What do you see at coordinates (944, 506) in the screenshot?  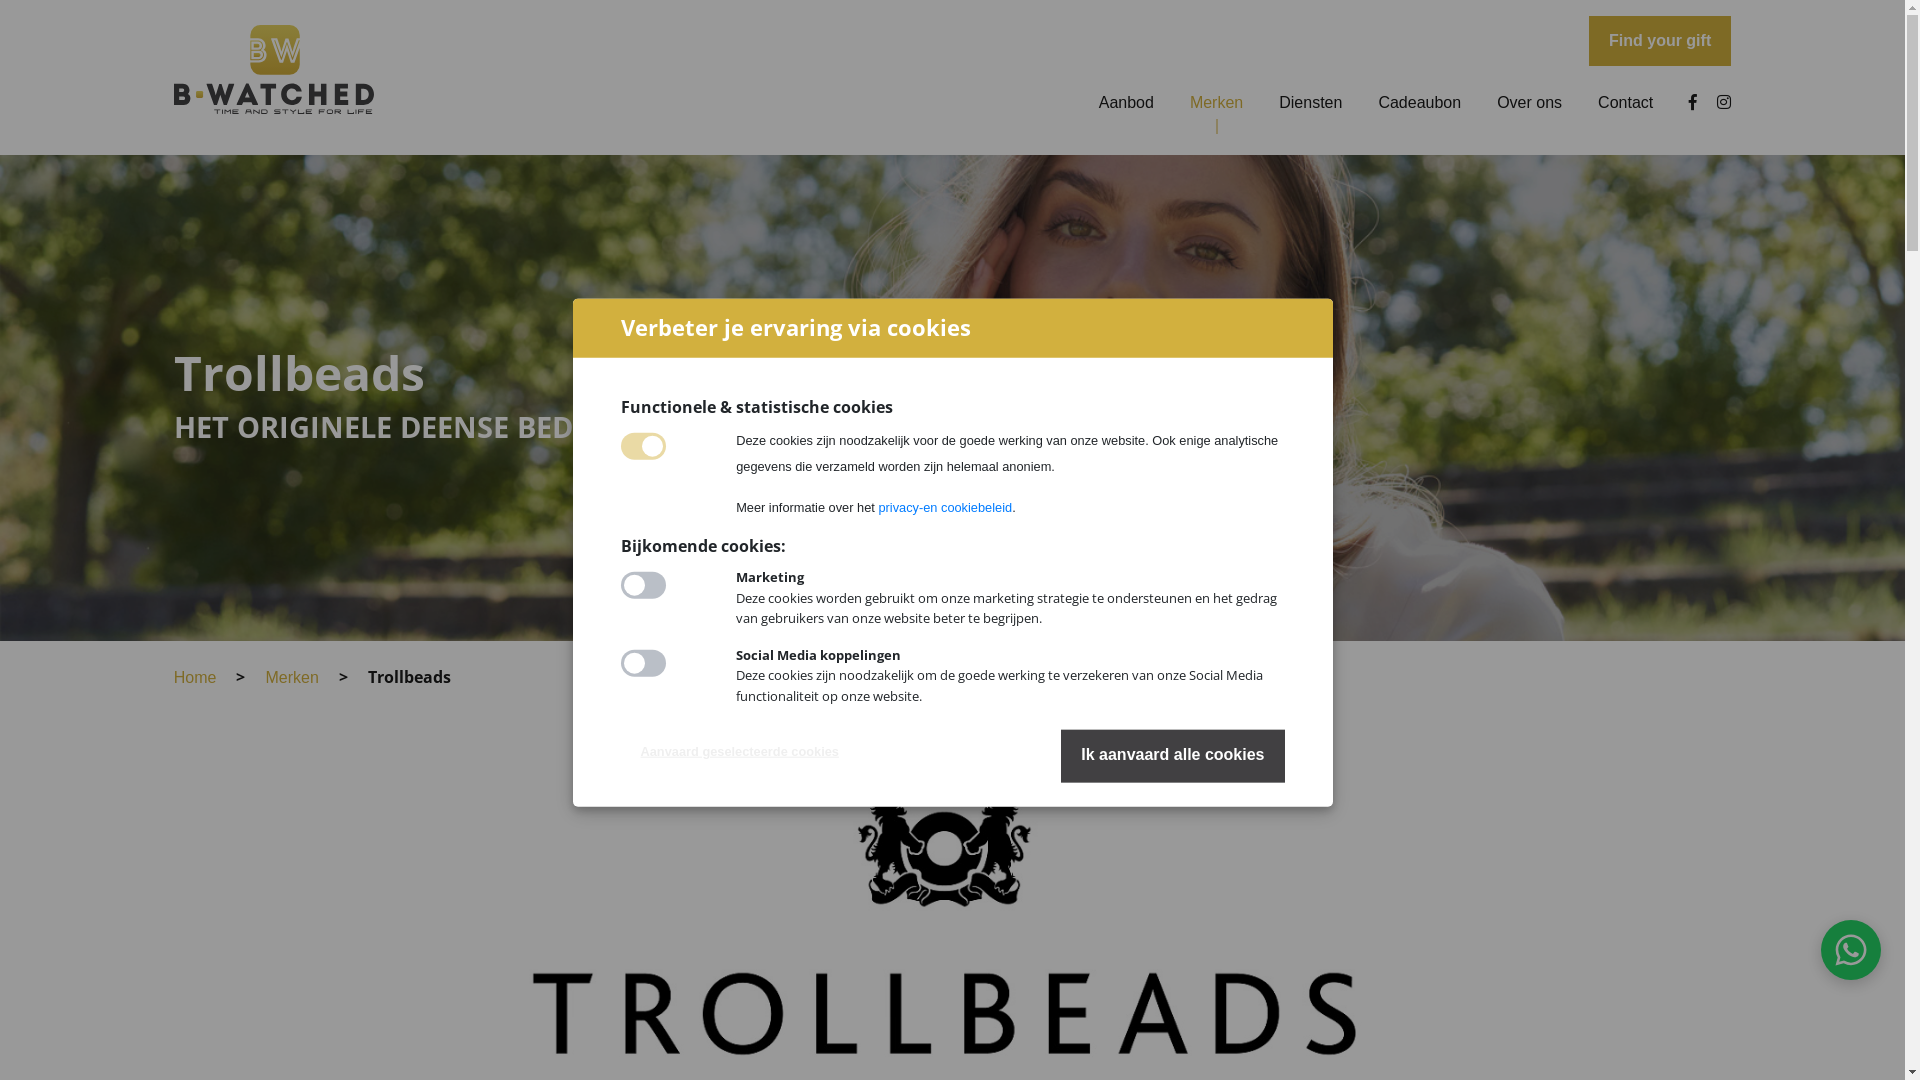 I see `'privacy-en cookiebeleid'` at bounding box center [944, 506].